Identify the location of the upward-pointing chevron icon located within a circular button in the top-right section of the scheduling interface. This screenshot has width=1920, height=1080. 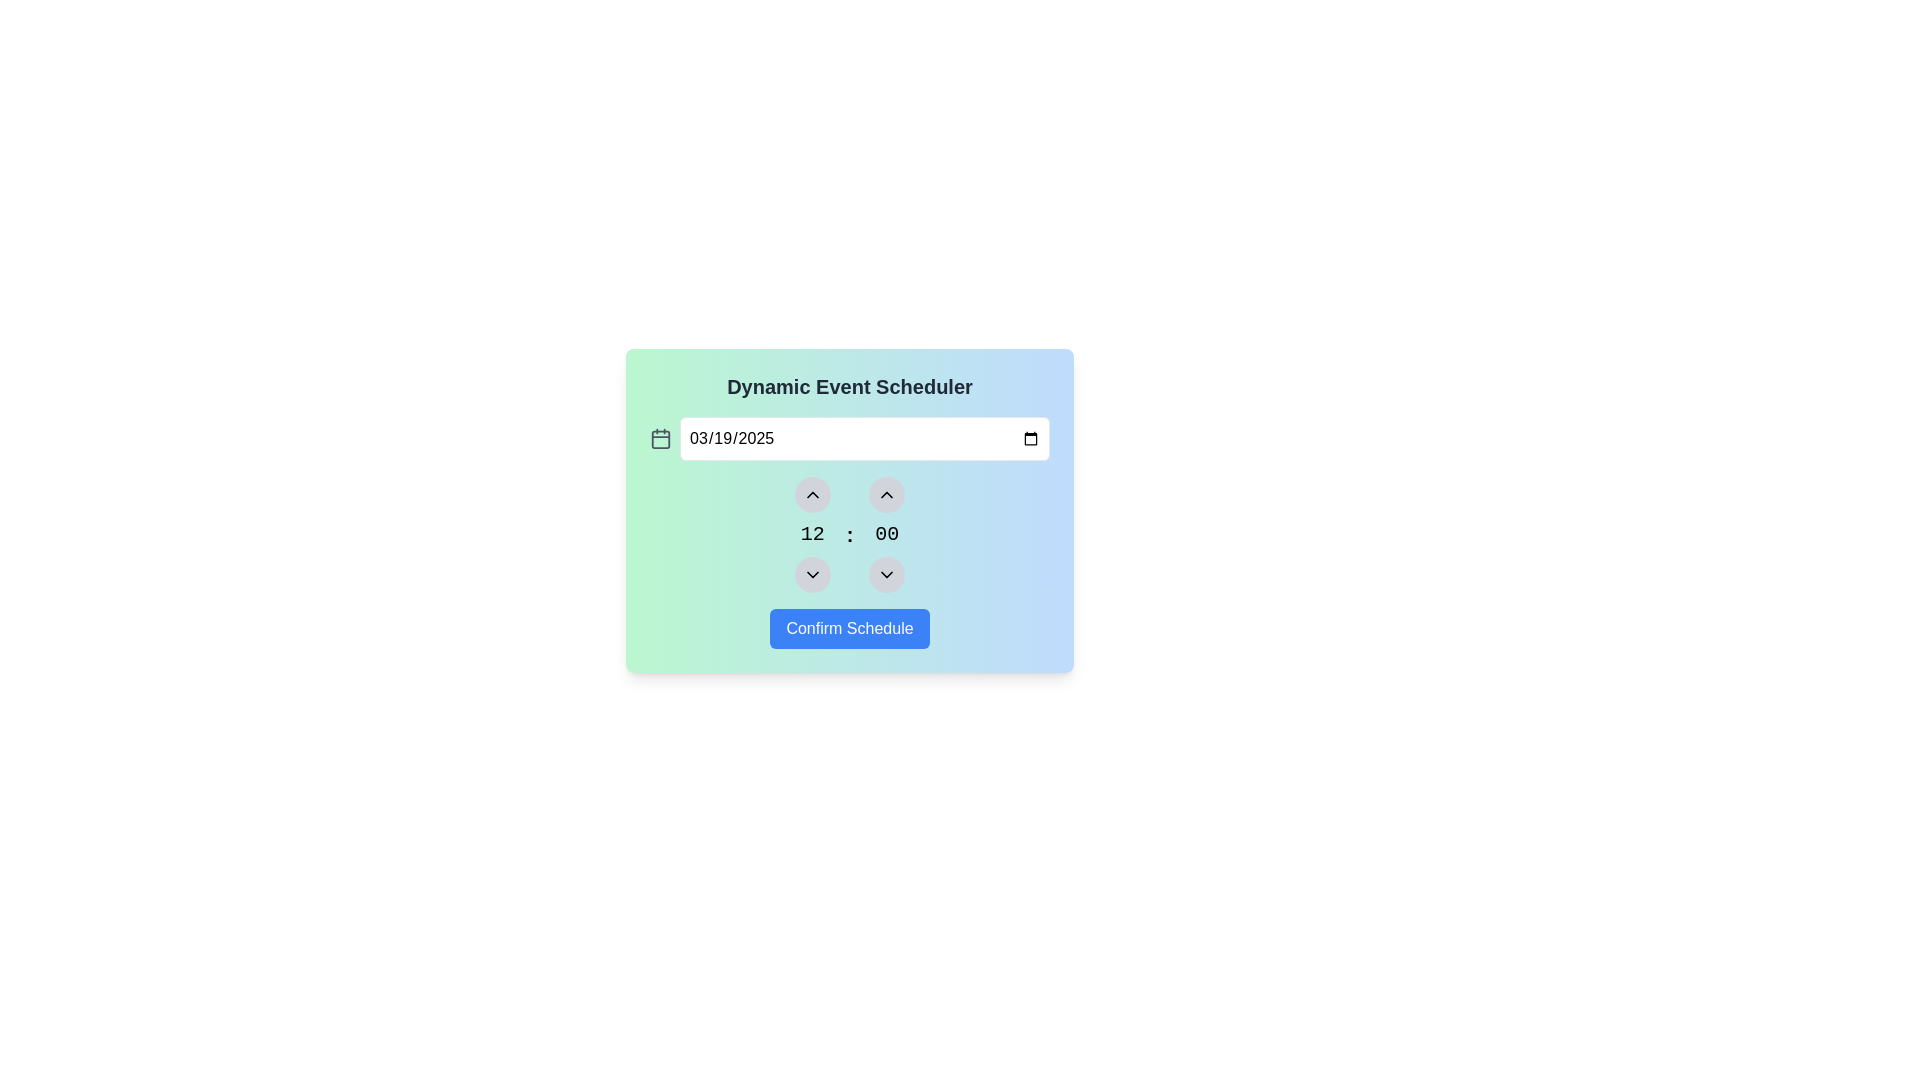
(812, 494).